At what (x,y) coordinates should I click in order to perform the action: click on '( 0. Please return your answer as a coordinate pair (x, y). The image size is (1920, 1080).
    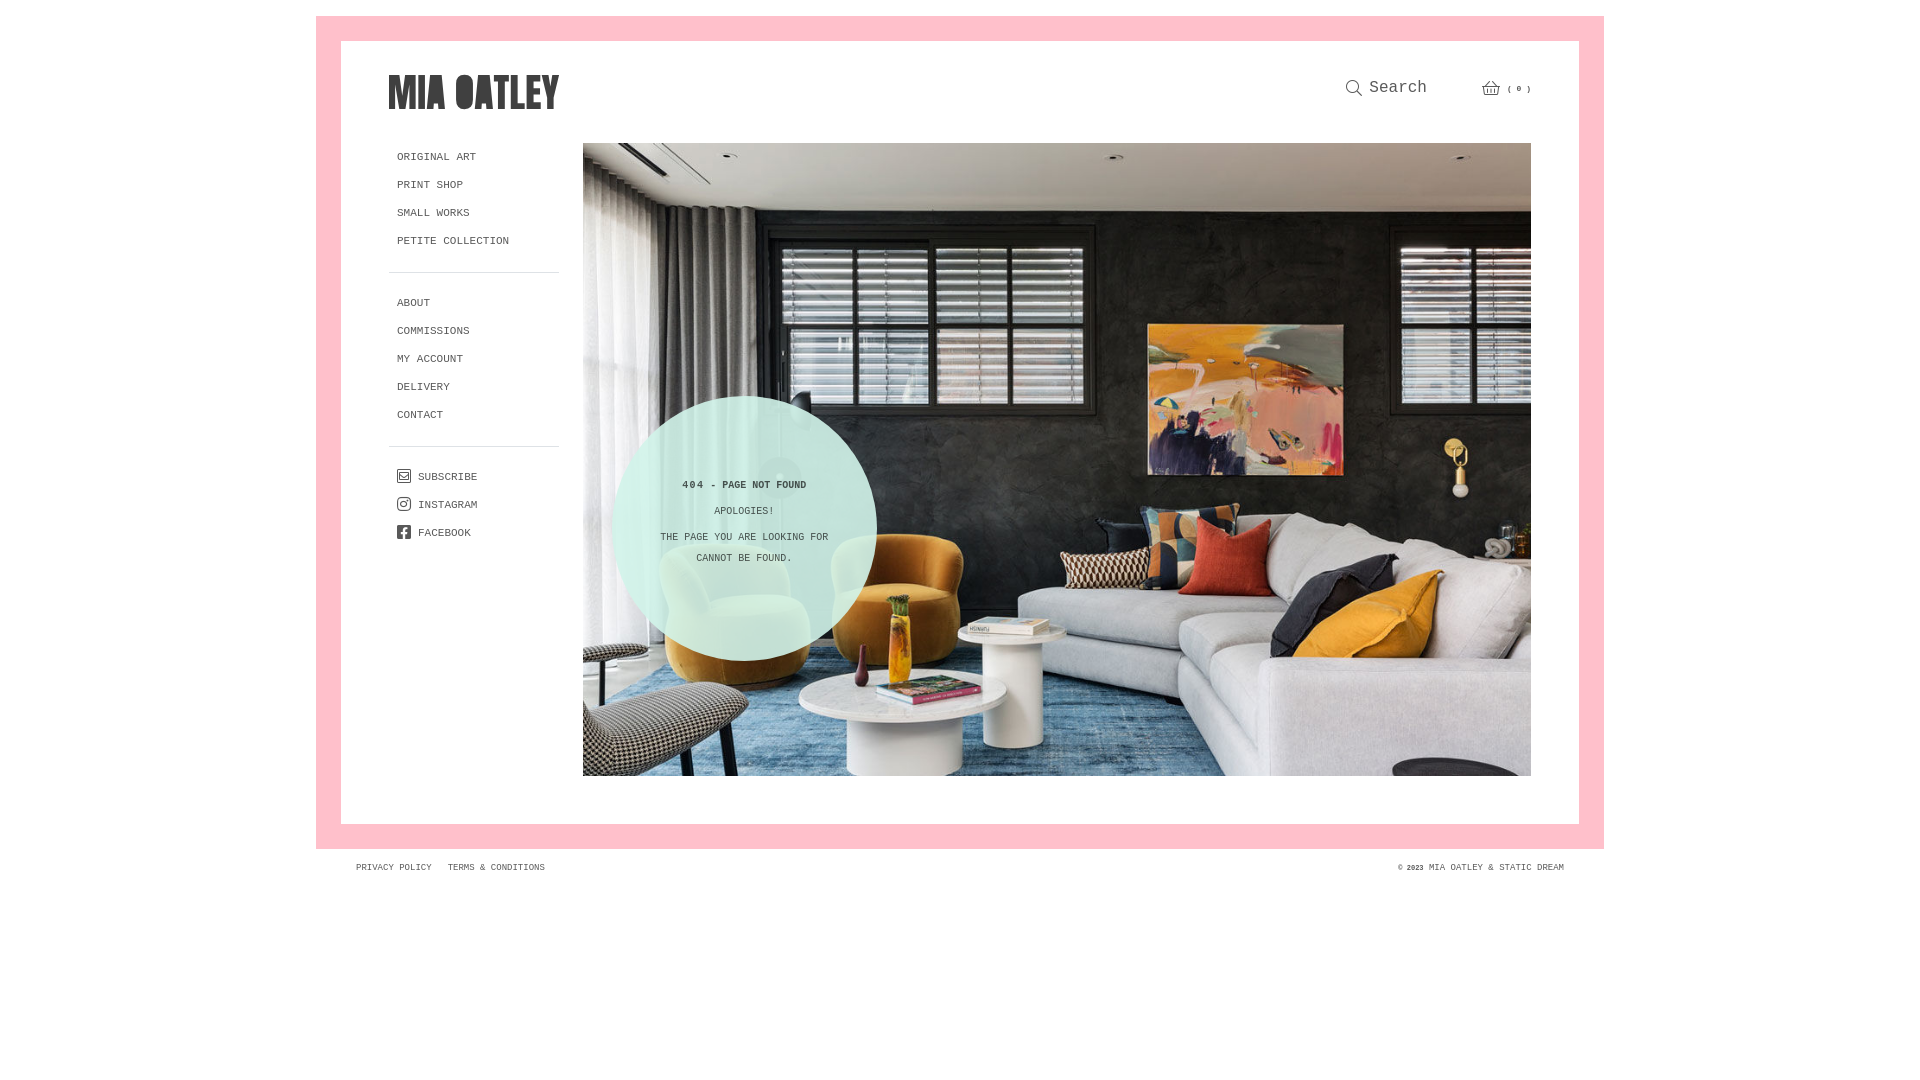
    Looking at the image, I should click on (1506, 87).